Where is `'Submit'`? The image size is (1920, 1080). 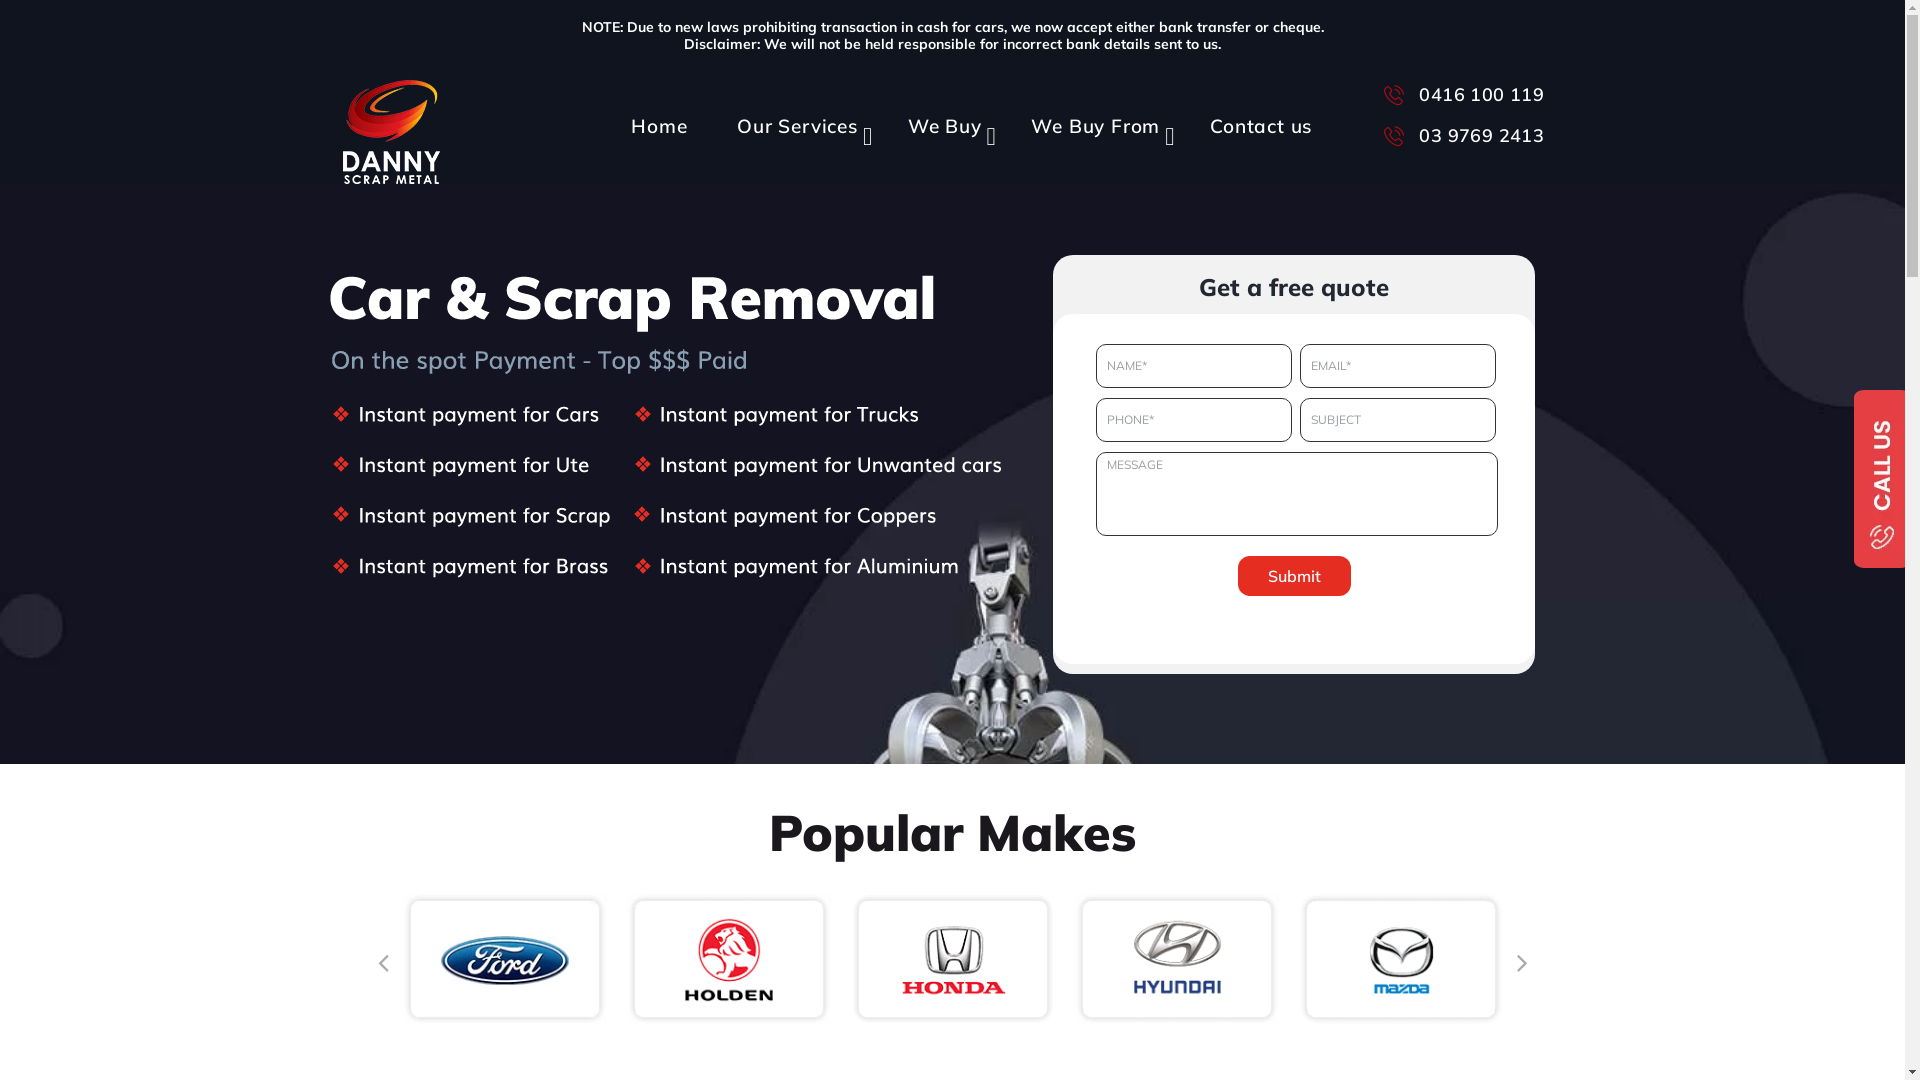
'Submit' is located at coordinates (1237, 575).